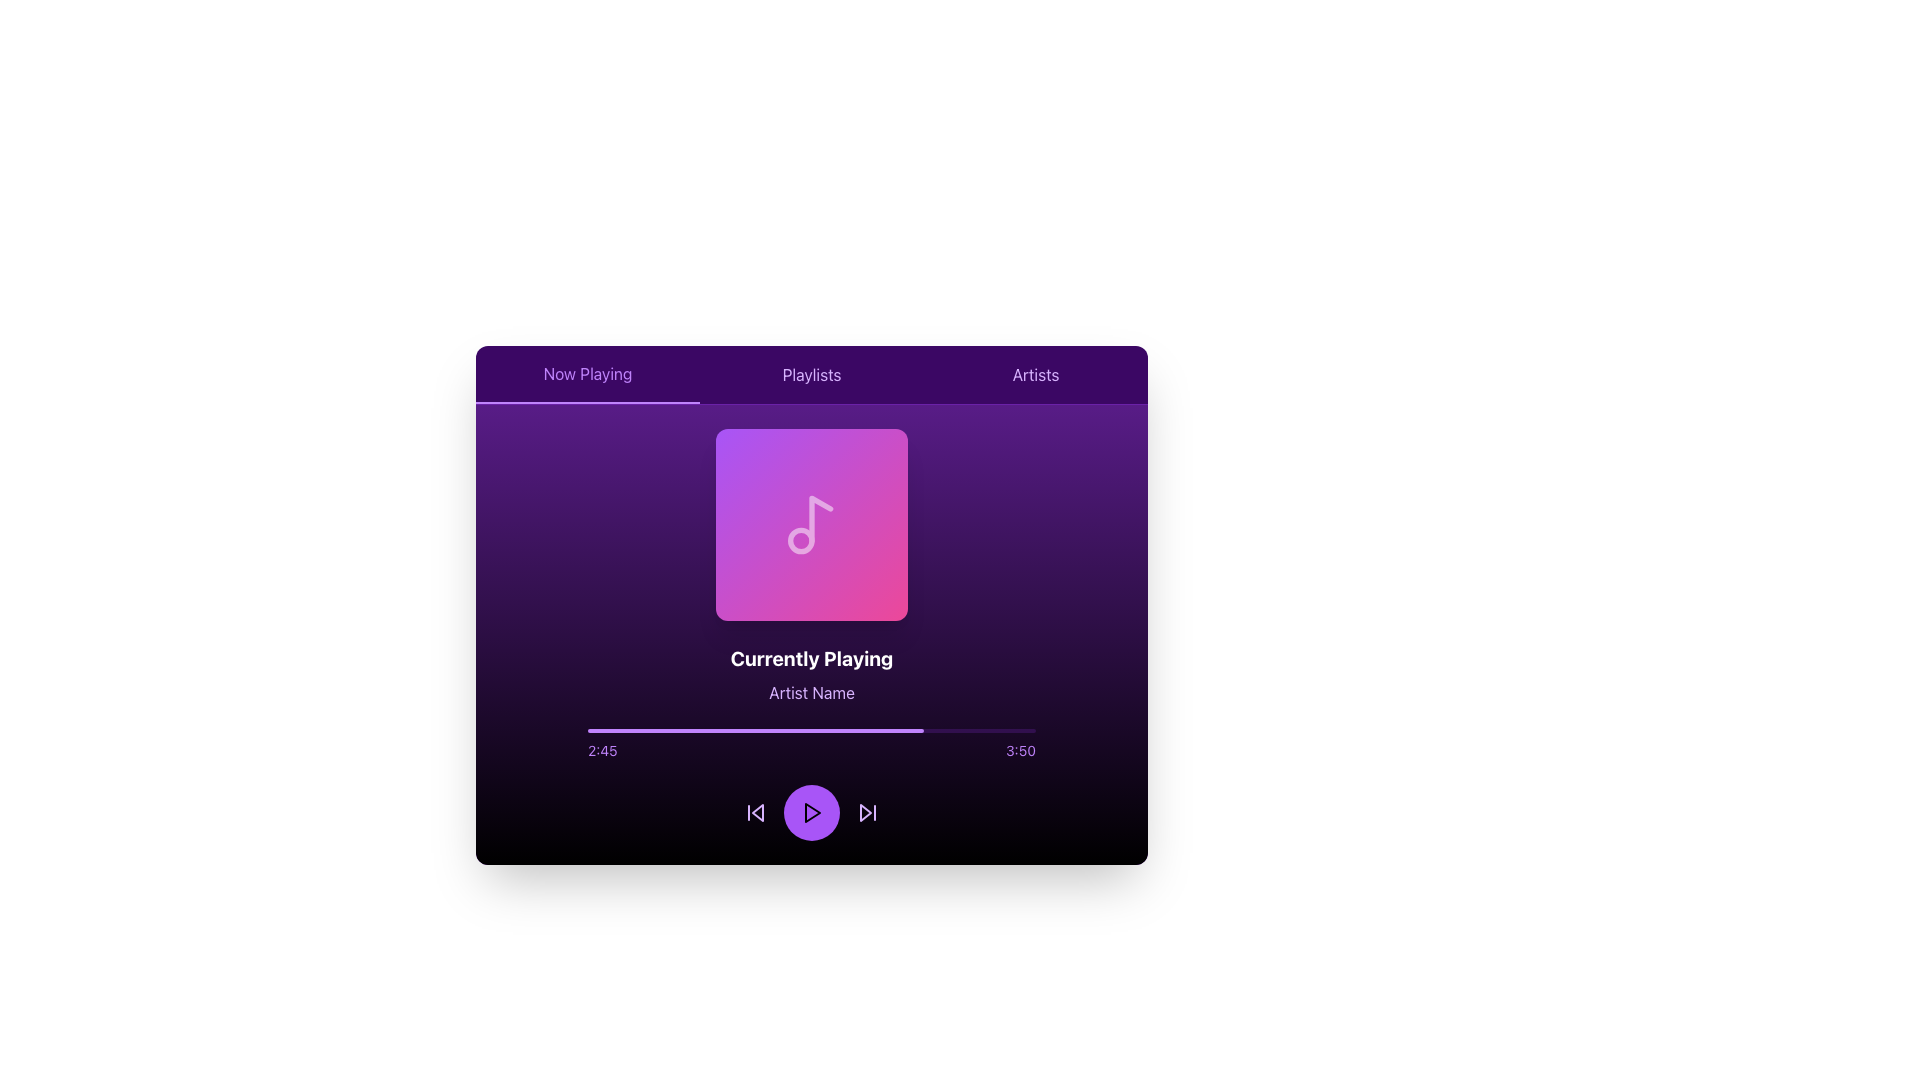 The width and height of the screenshot is (1920, 1080). I want to click on information displayed in the music player interface, which shows the title 'Currently Playing' and the subtitle 'Artist Name', so click(811, 635).